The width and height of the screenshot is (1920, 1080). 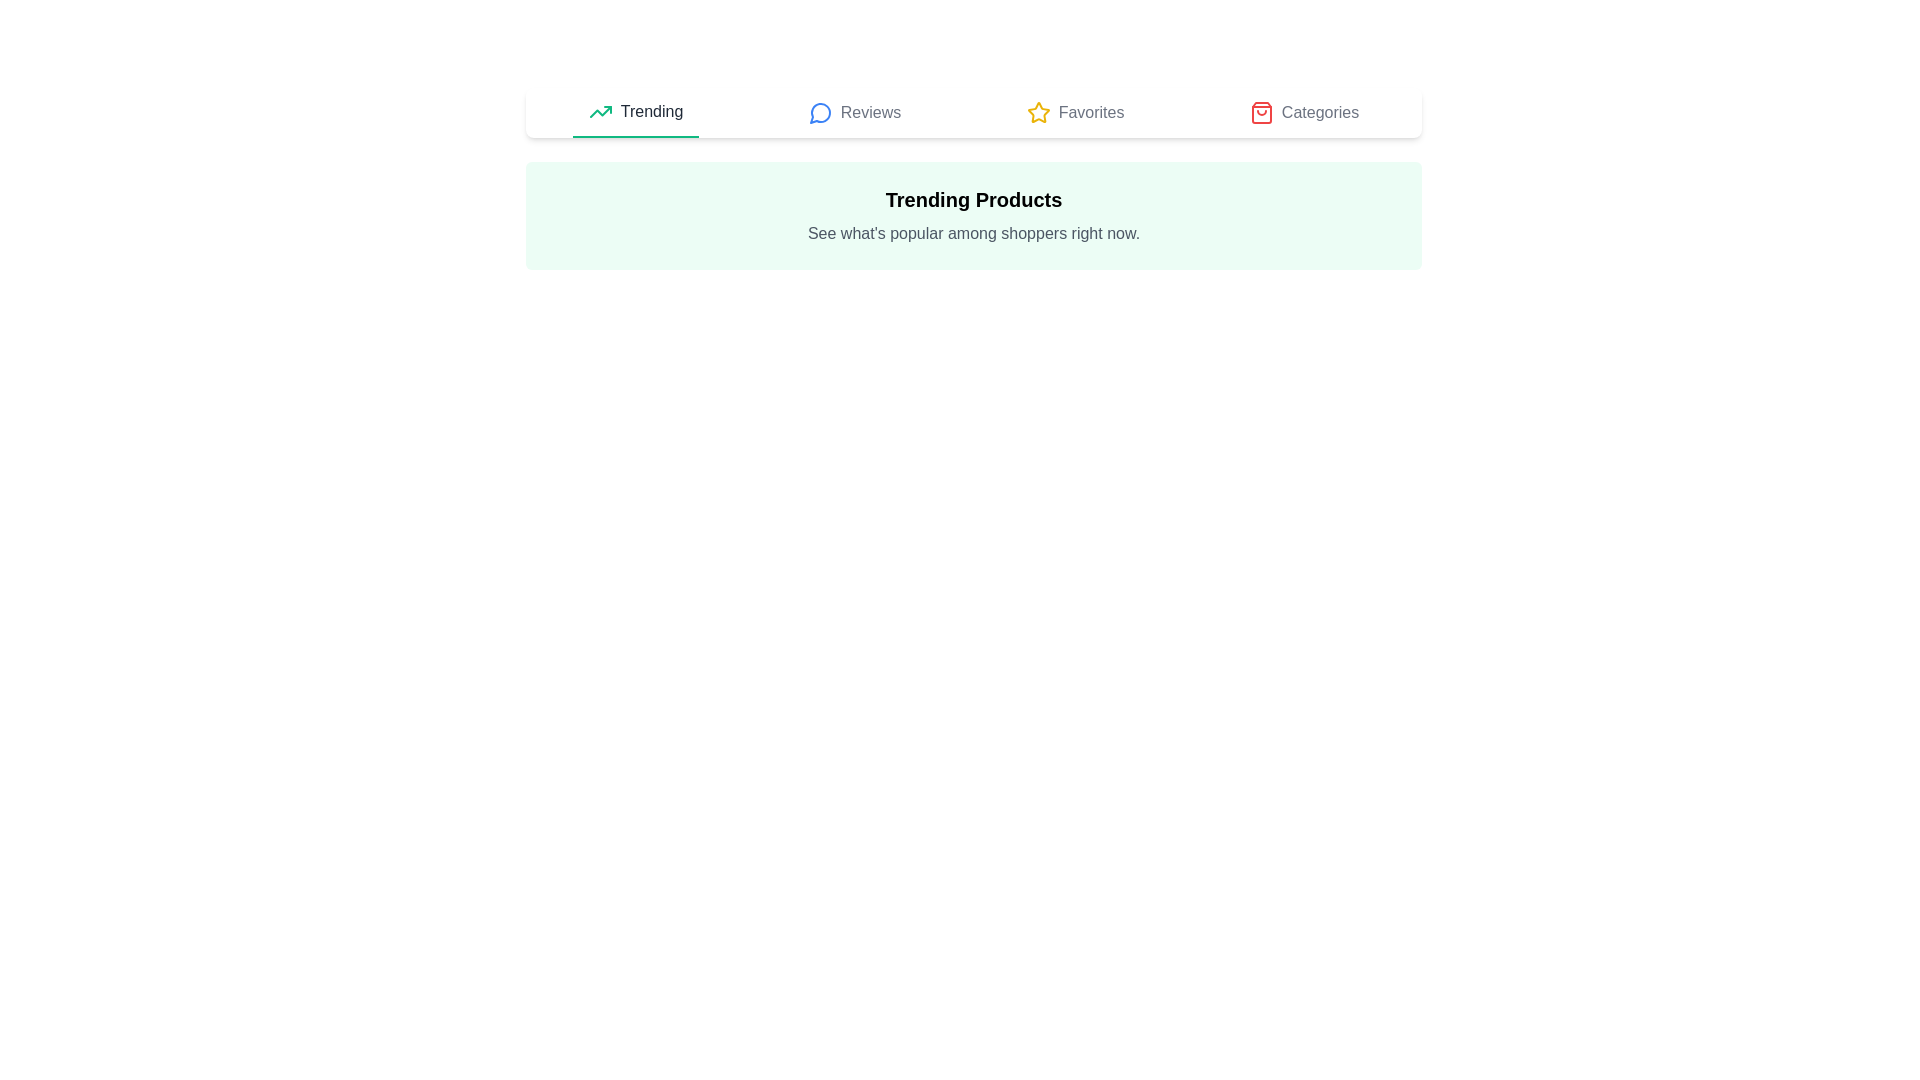 What do you see at coordinates (1260, 112) in the screenshot?
I see `the 'Categories' navigation icon located in the navigation bar at the top of the page` at bounding box center [1260, 112].